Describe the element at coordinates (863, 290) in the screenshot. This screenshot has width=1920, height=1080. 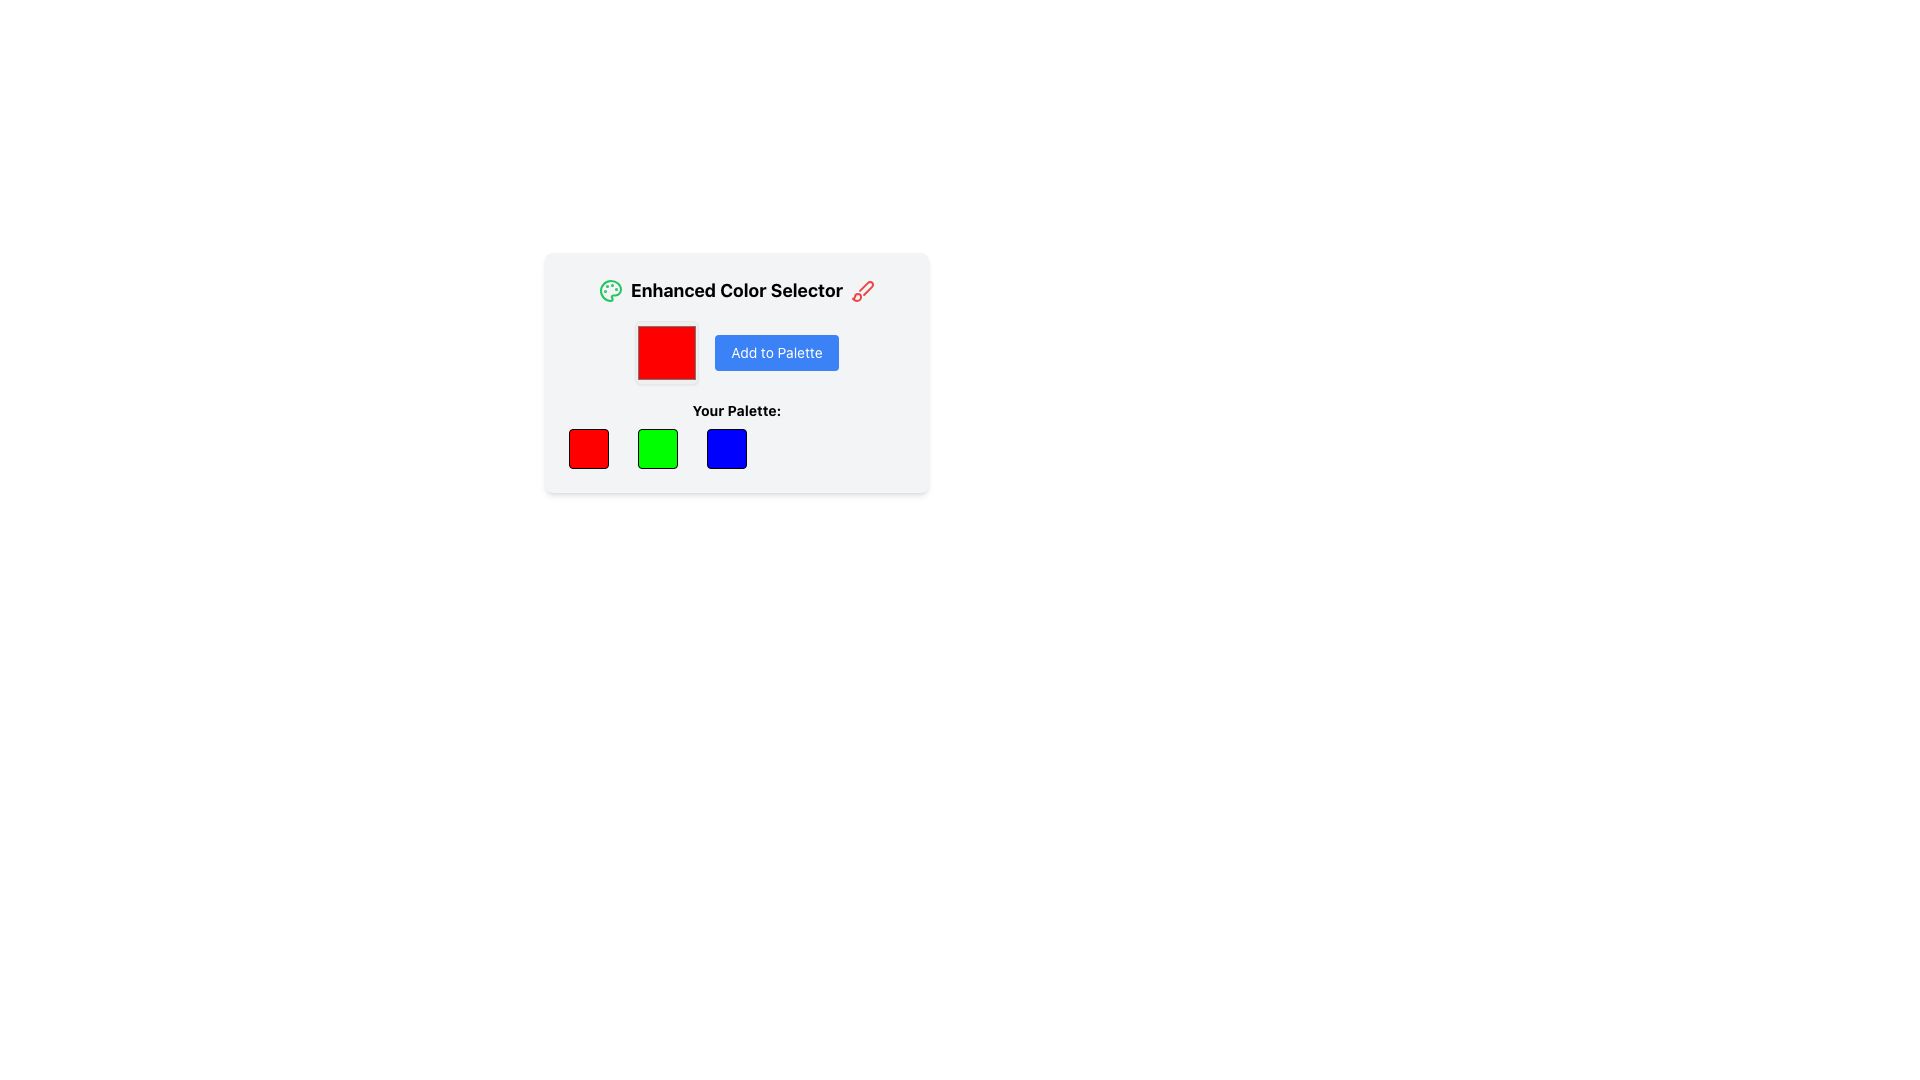
I see `the interactive button or icon for editing or applying a brush action in the top-right corner of the 'Enhanced Color Selector' section, located to the right of the title text 'Enhanced Color Selector'` at that location.